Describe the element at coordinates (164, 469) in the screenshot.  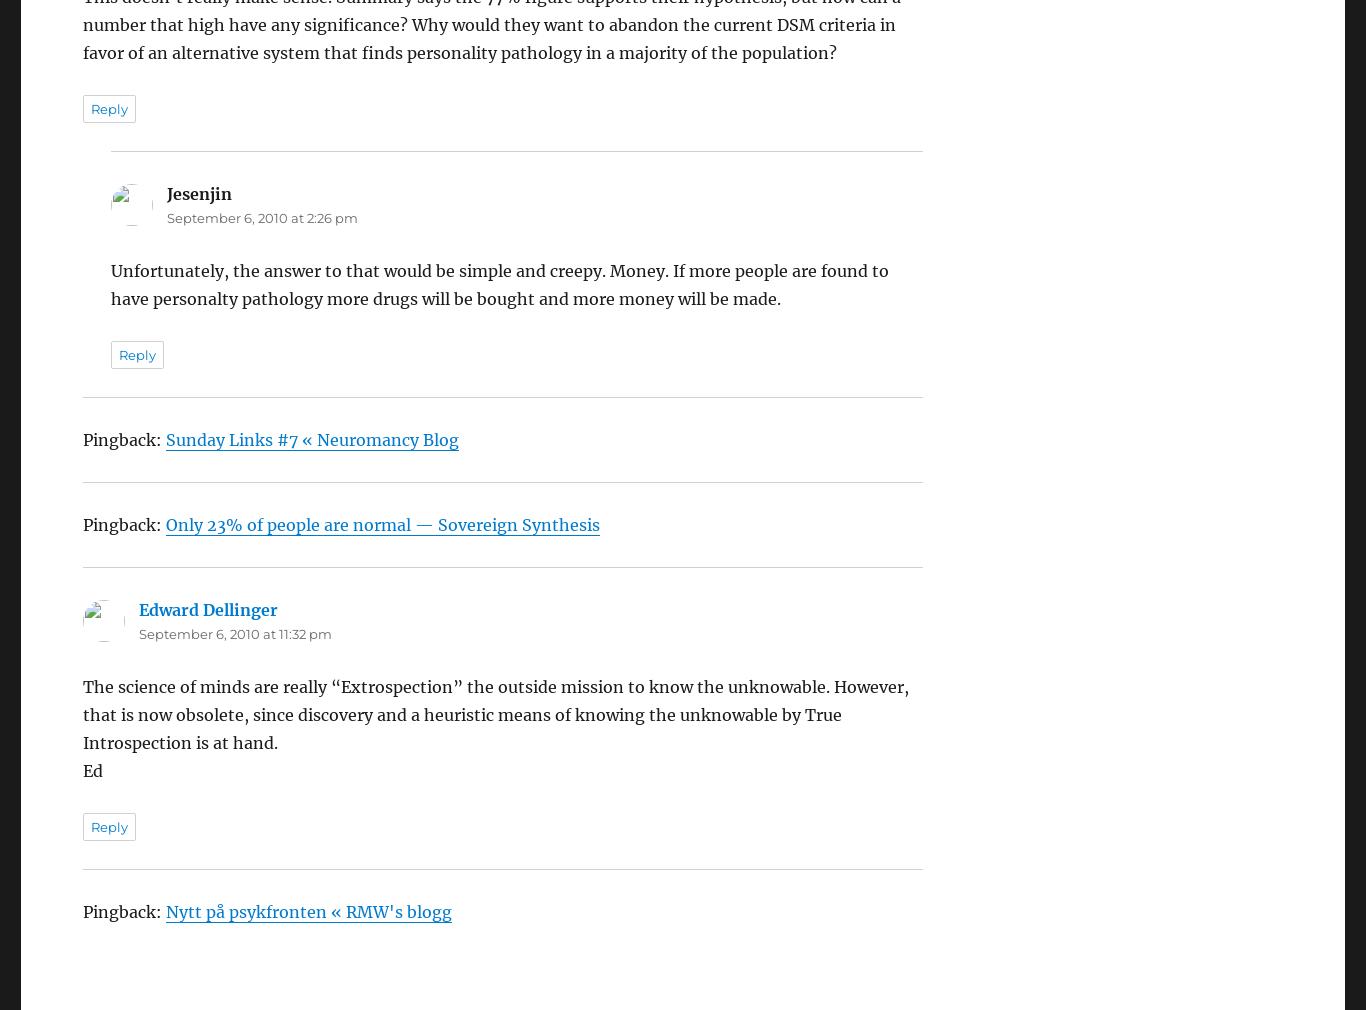
I see `'Only 23% of people are normal — Sovereign Synthesis'` at that location.